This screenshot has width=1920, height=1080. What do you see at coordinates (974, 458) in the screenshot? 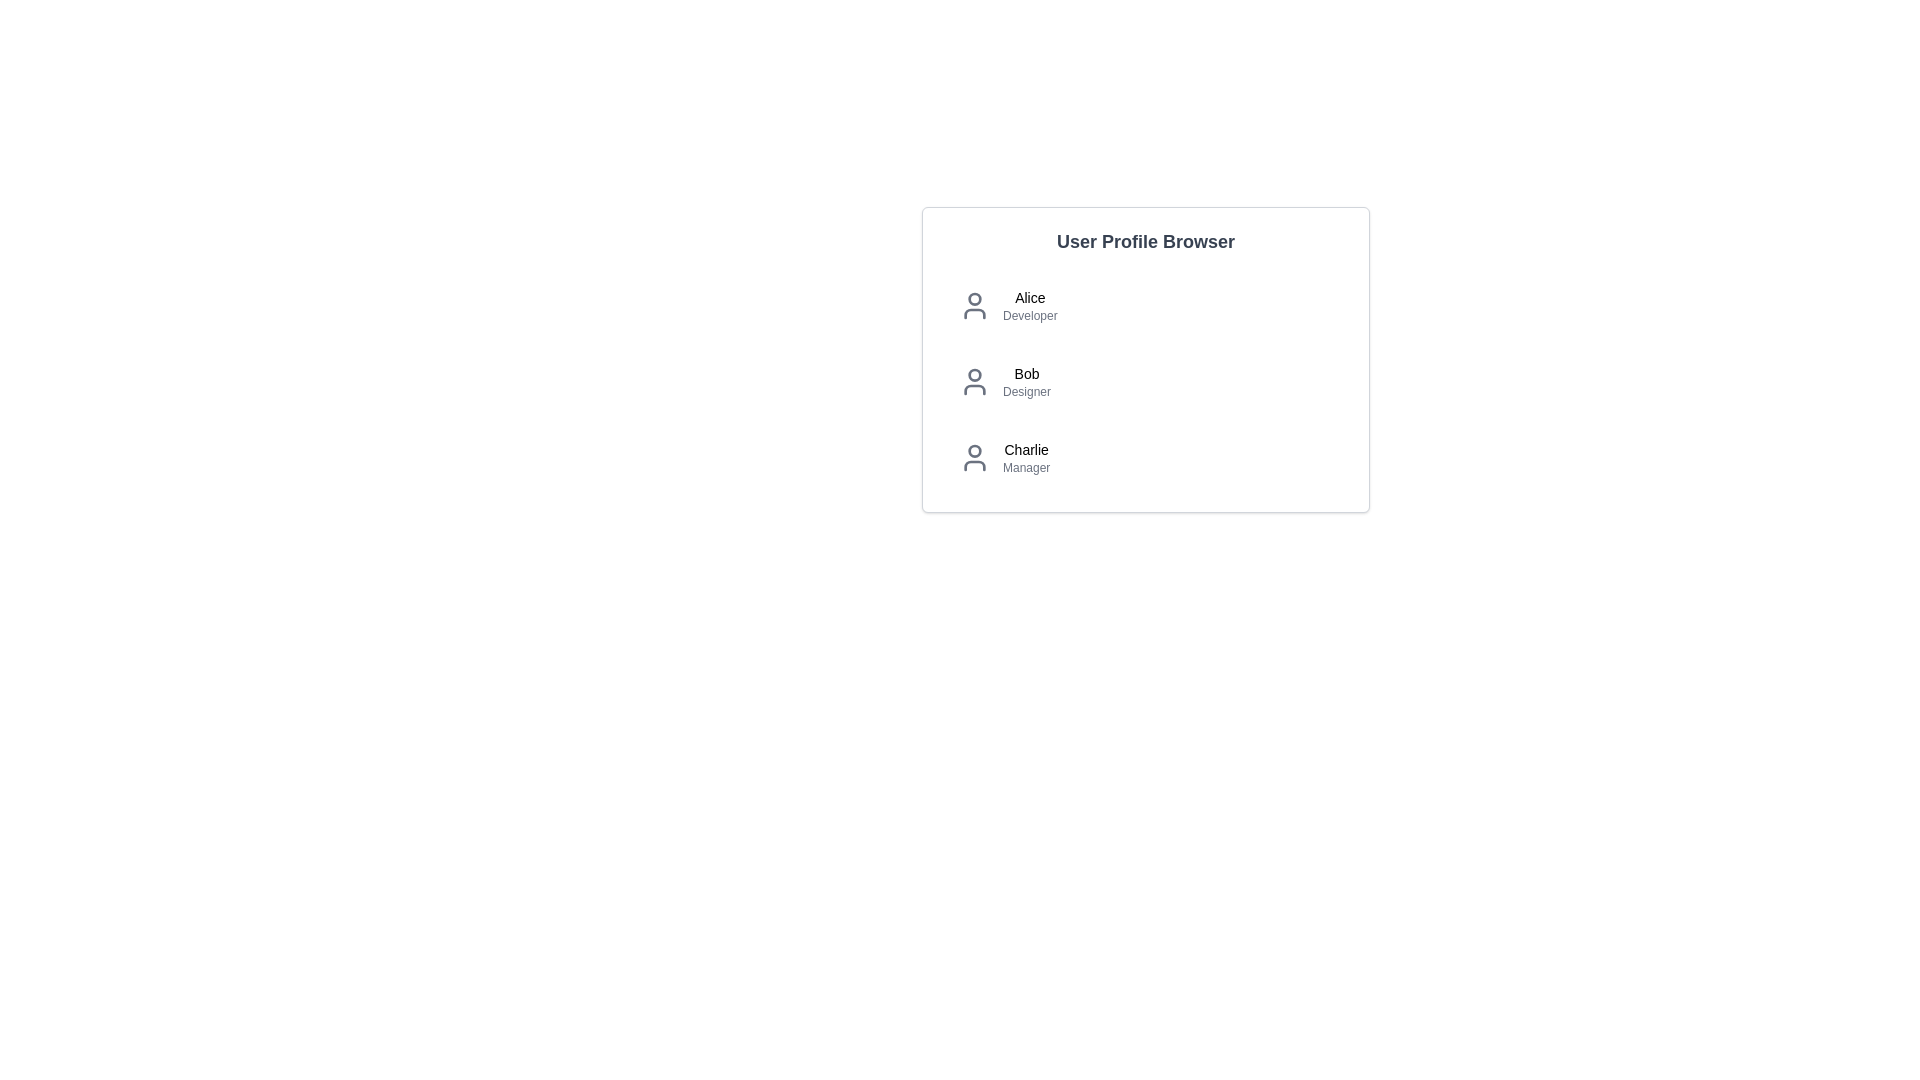
I see `the user profile icon for 'Charlie Manager', which is located in the leftmost section of the row labeled 'Charlie Manager'` at bounding box center [974, 458].